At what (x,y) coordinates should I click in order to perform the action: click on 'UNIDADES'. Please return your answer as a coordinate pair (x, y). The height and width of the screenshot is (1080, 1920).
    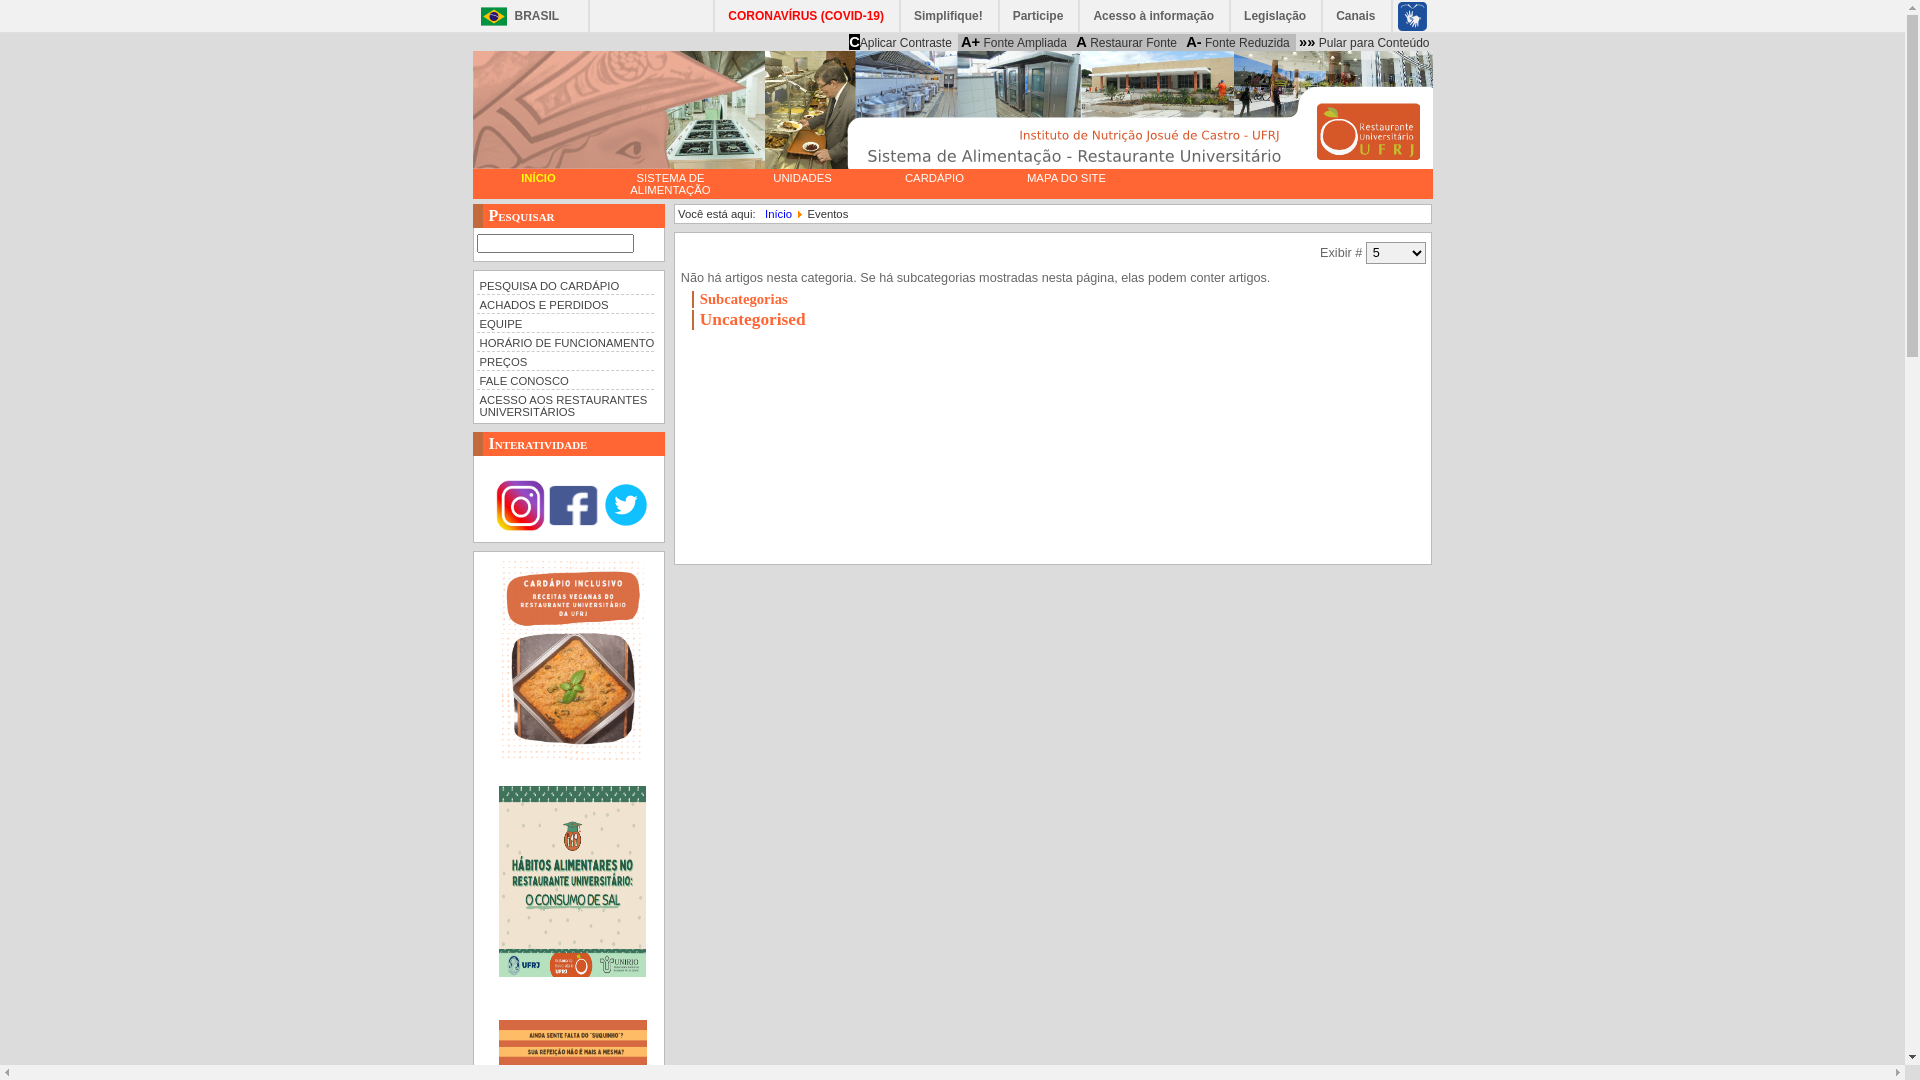
    Looking at the image, I should click on (801, 176).